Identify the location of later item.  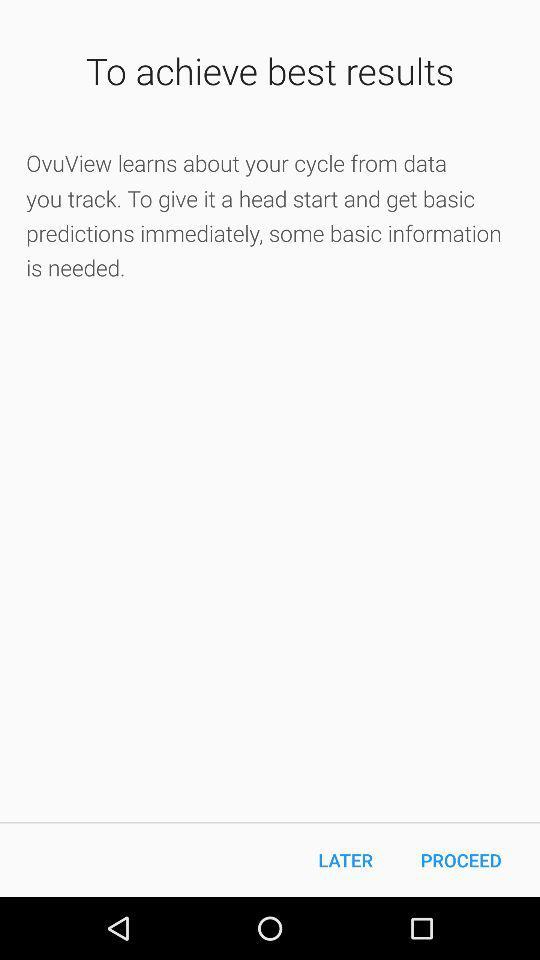
(344, 859).